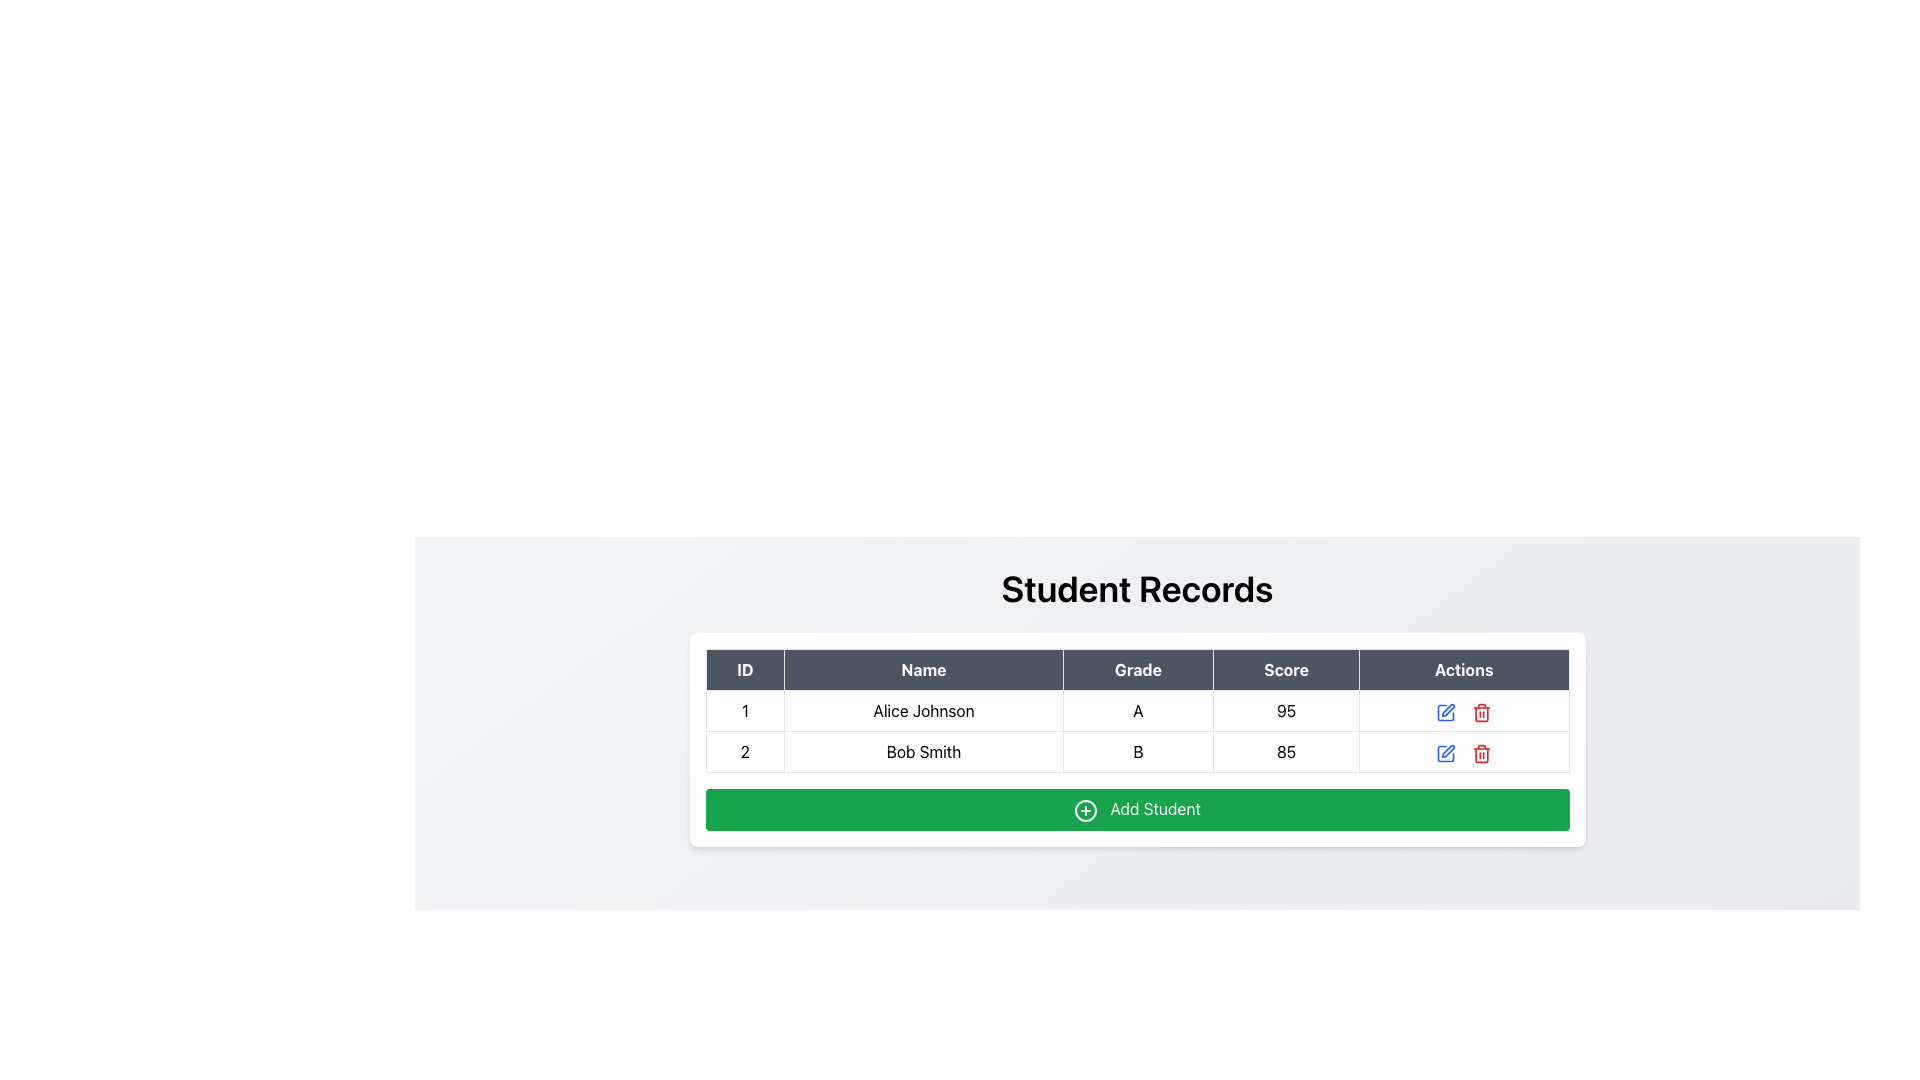 The width and height of the screenshot is (1920, 1080). What do you see at coordinates (1137, 808) in the screenshot?
I see `the action button located beneath the student records table` at bounding box center [1137, 808].